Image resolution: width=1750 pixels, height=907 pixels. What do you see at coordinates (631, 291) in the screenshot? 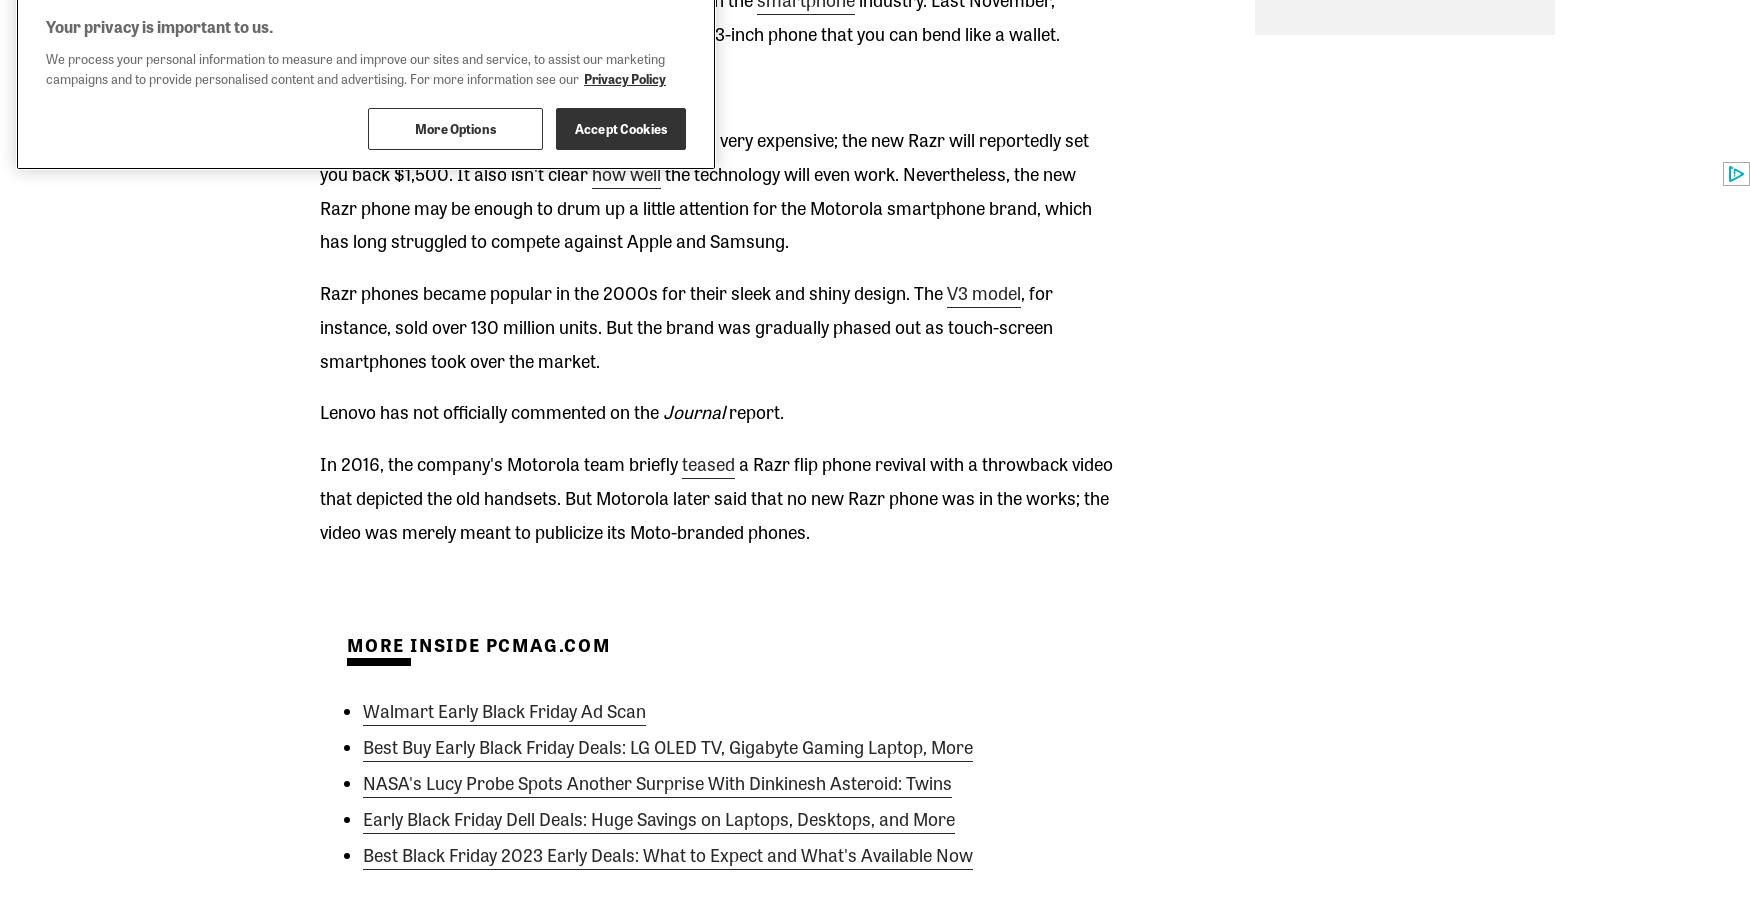
I see `'Razr phones became popular in the 2000s for their sleek and shiny design. The'` at bounding box center [631, 291].